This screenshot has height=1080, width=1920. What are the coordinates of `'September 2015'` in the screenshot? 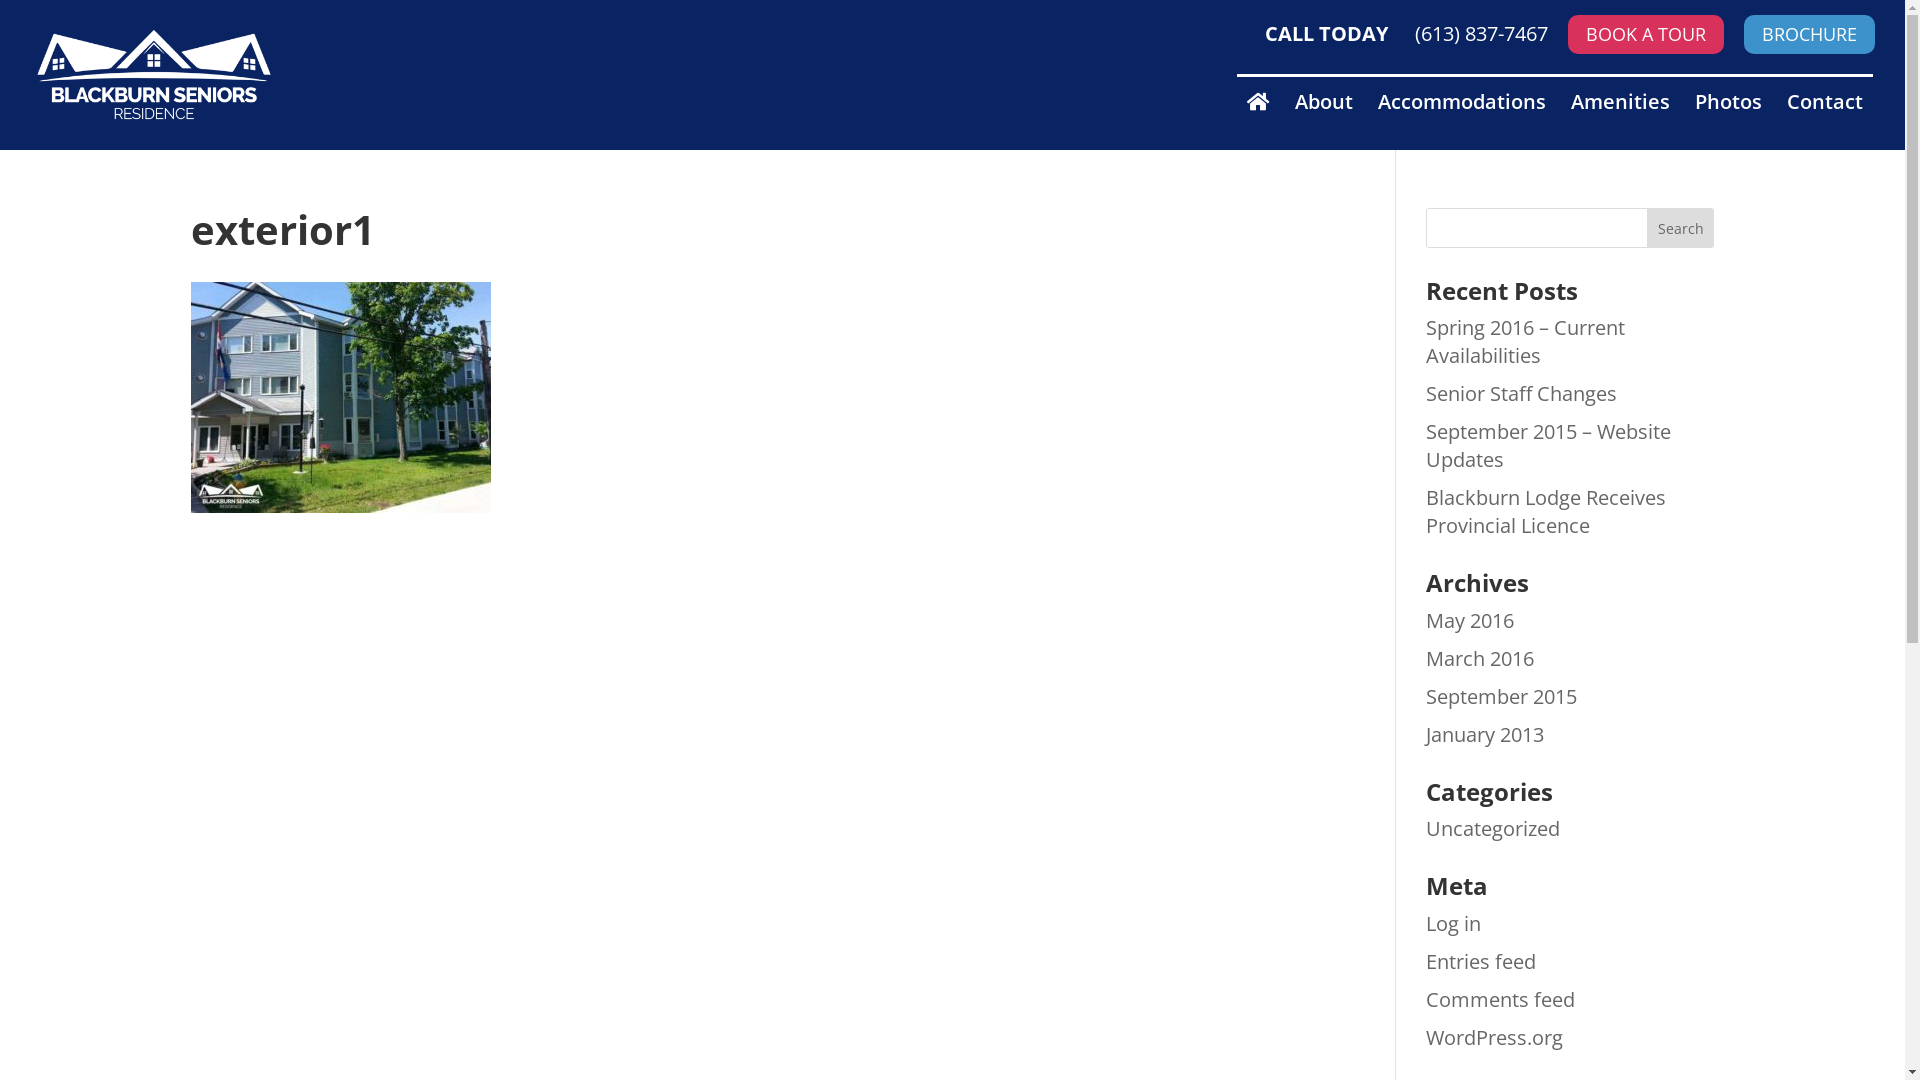 It's located at (1424, 695).